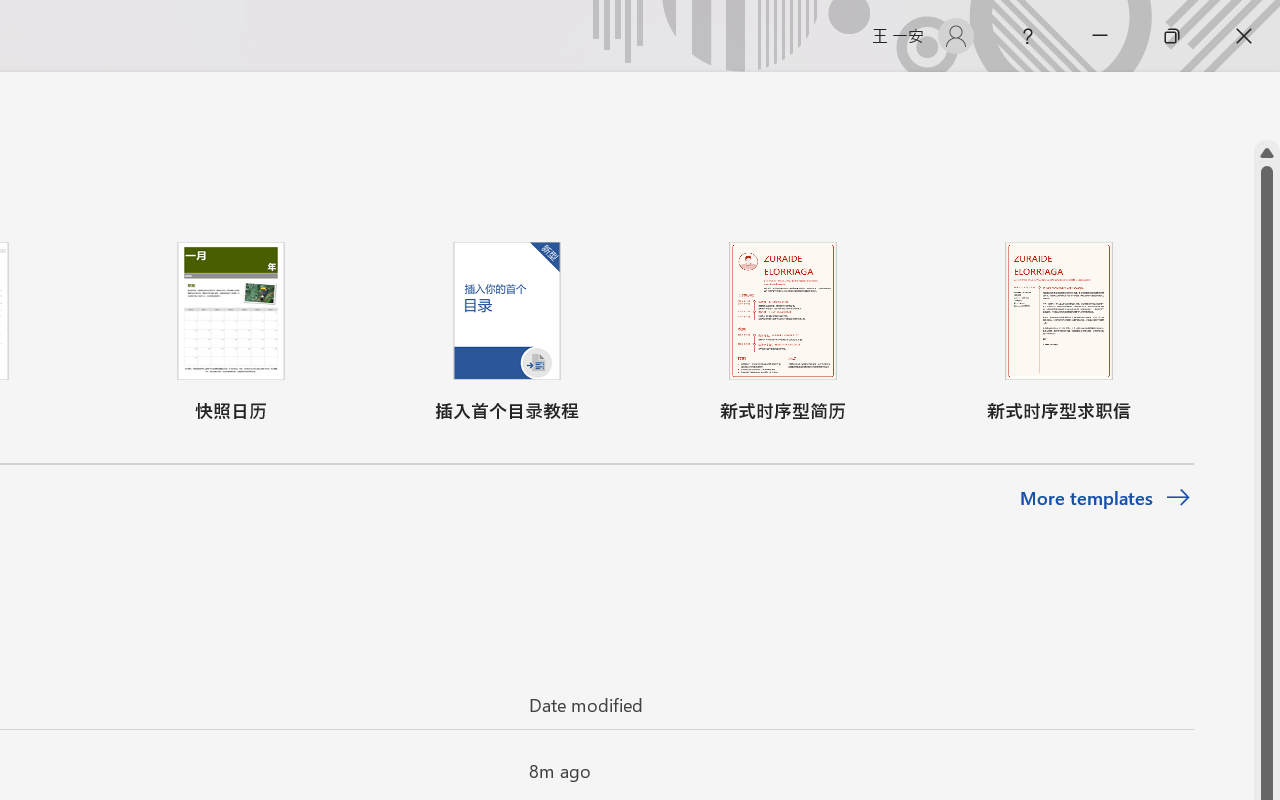 Image resolution: width=1280 pixels, height=800 pixels. I want to click on 'Minimize', so click(1099, 35).